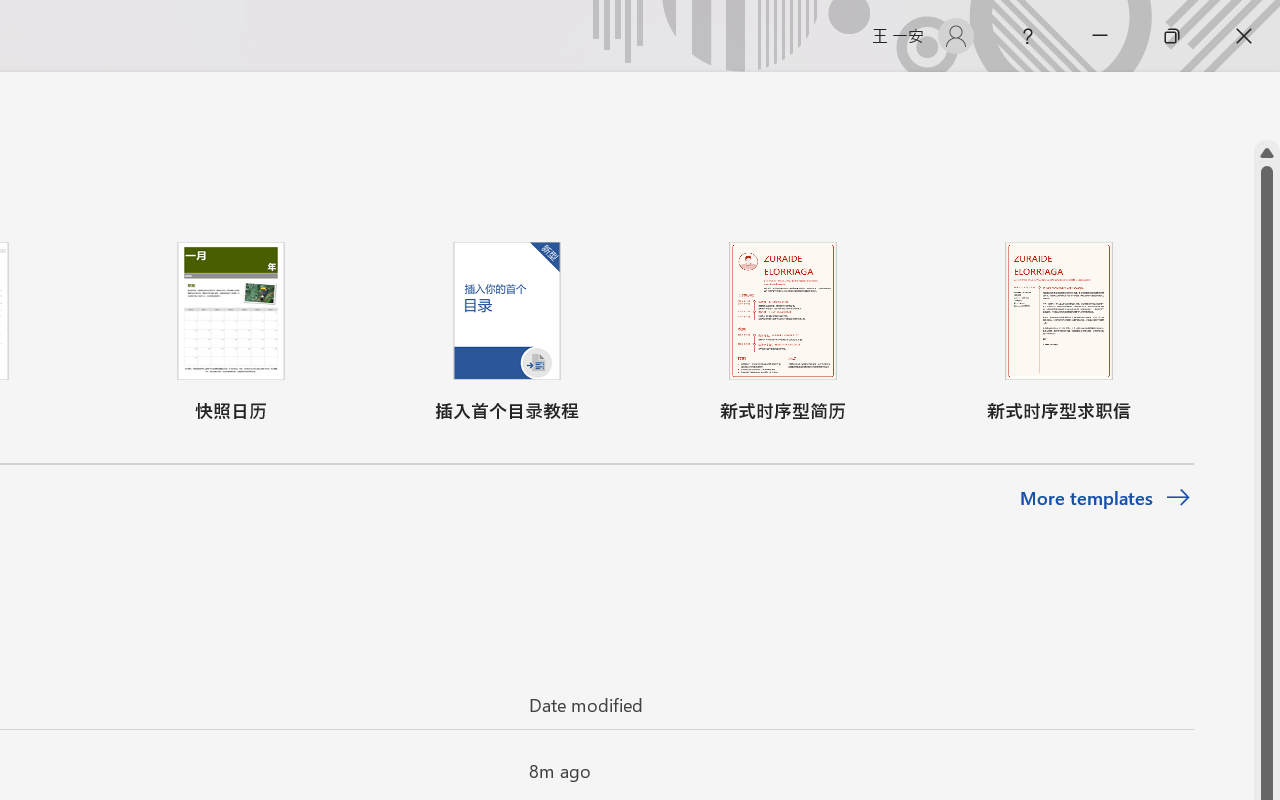 Image resolution: width=1280 pixels, height=800 pixels. I want to click on 'Minimize', so click(1099, 35).